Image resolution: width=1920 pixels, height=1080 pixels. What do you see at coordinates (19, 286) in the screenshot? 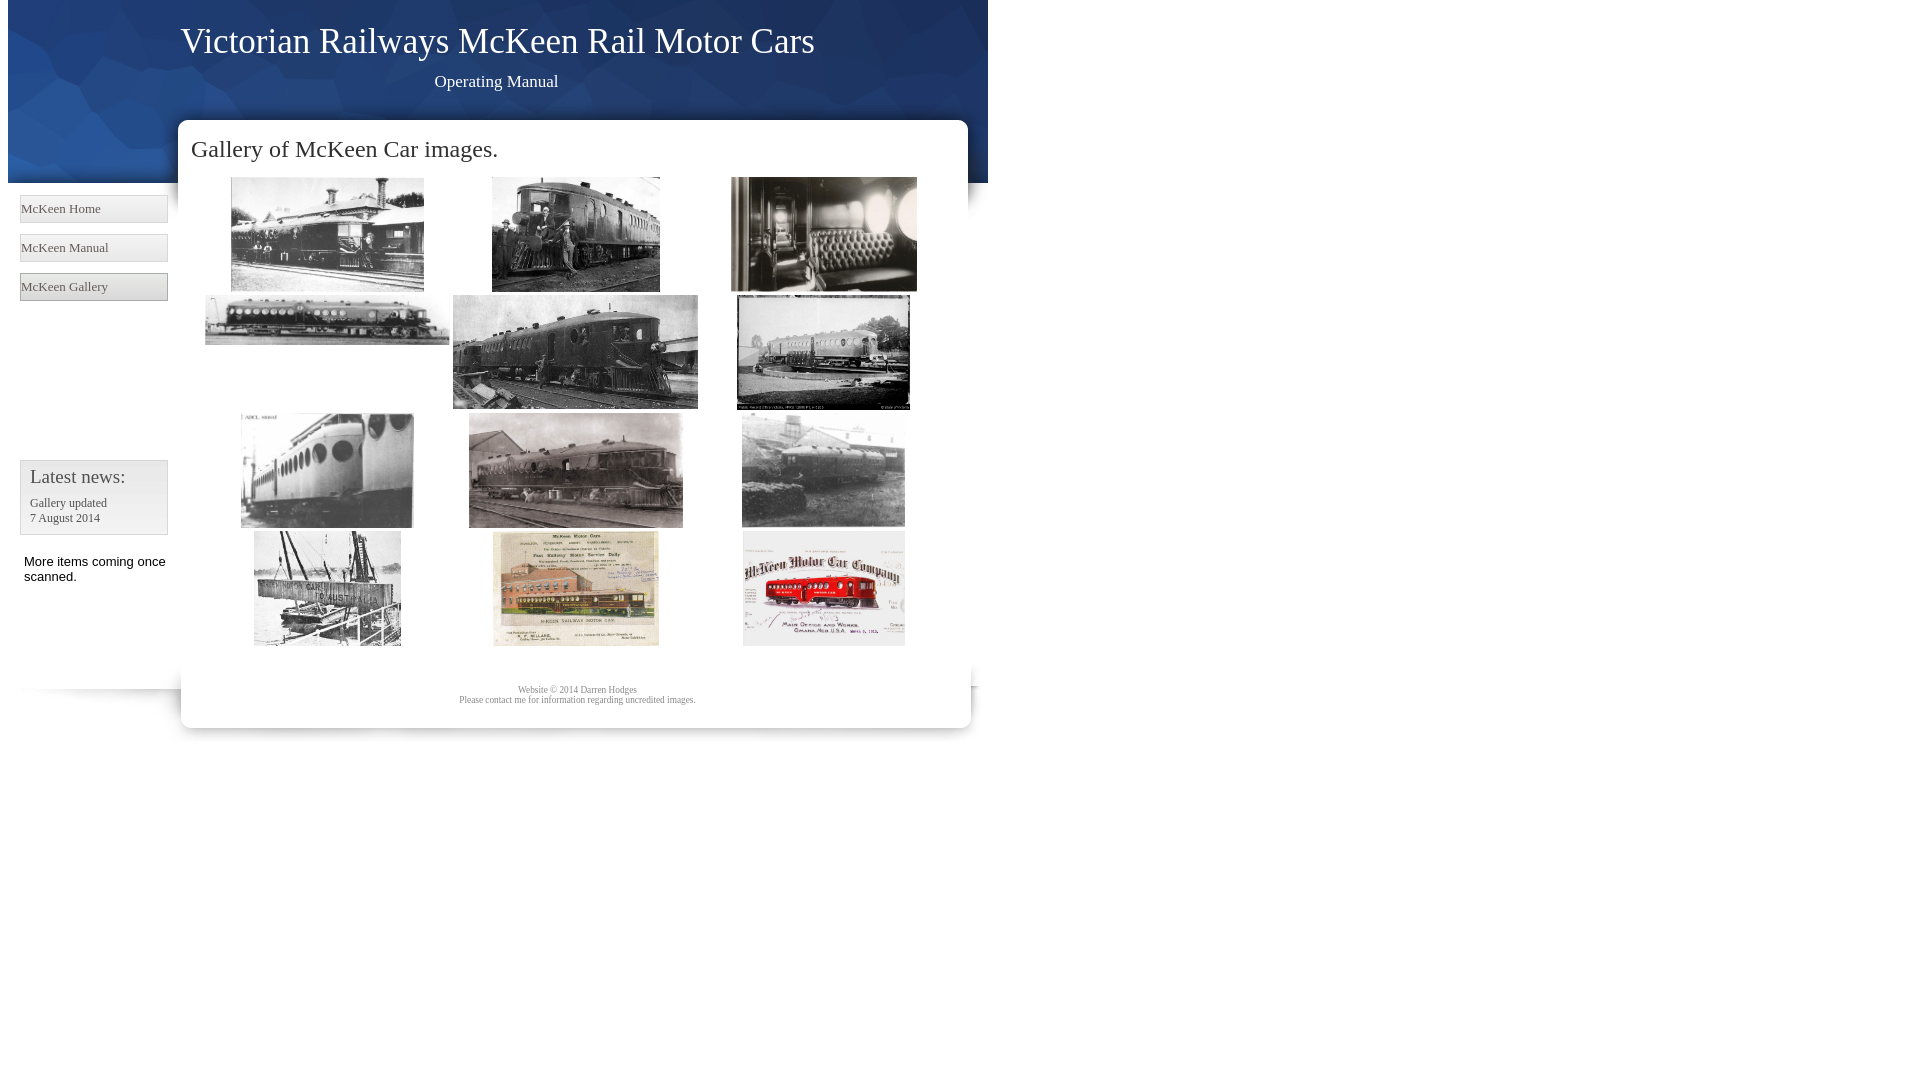
I see `'McKeen Gallery'` at bounding box center [19, 286].